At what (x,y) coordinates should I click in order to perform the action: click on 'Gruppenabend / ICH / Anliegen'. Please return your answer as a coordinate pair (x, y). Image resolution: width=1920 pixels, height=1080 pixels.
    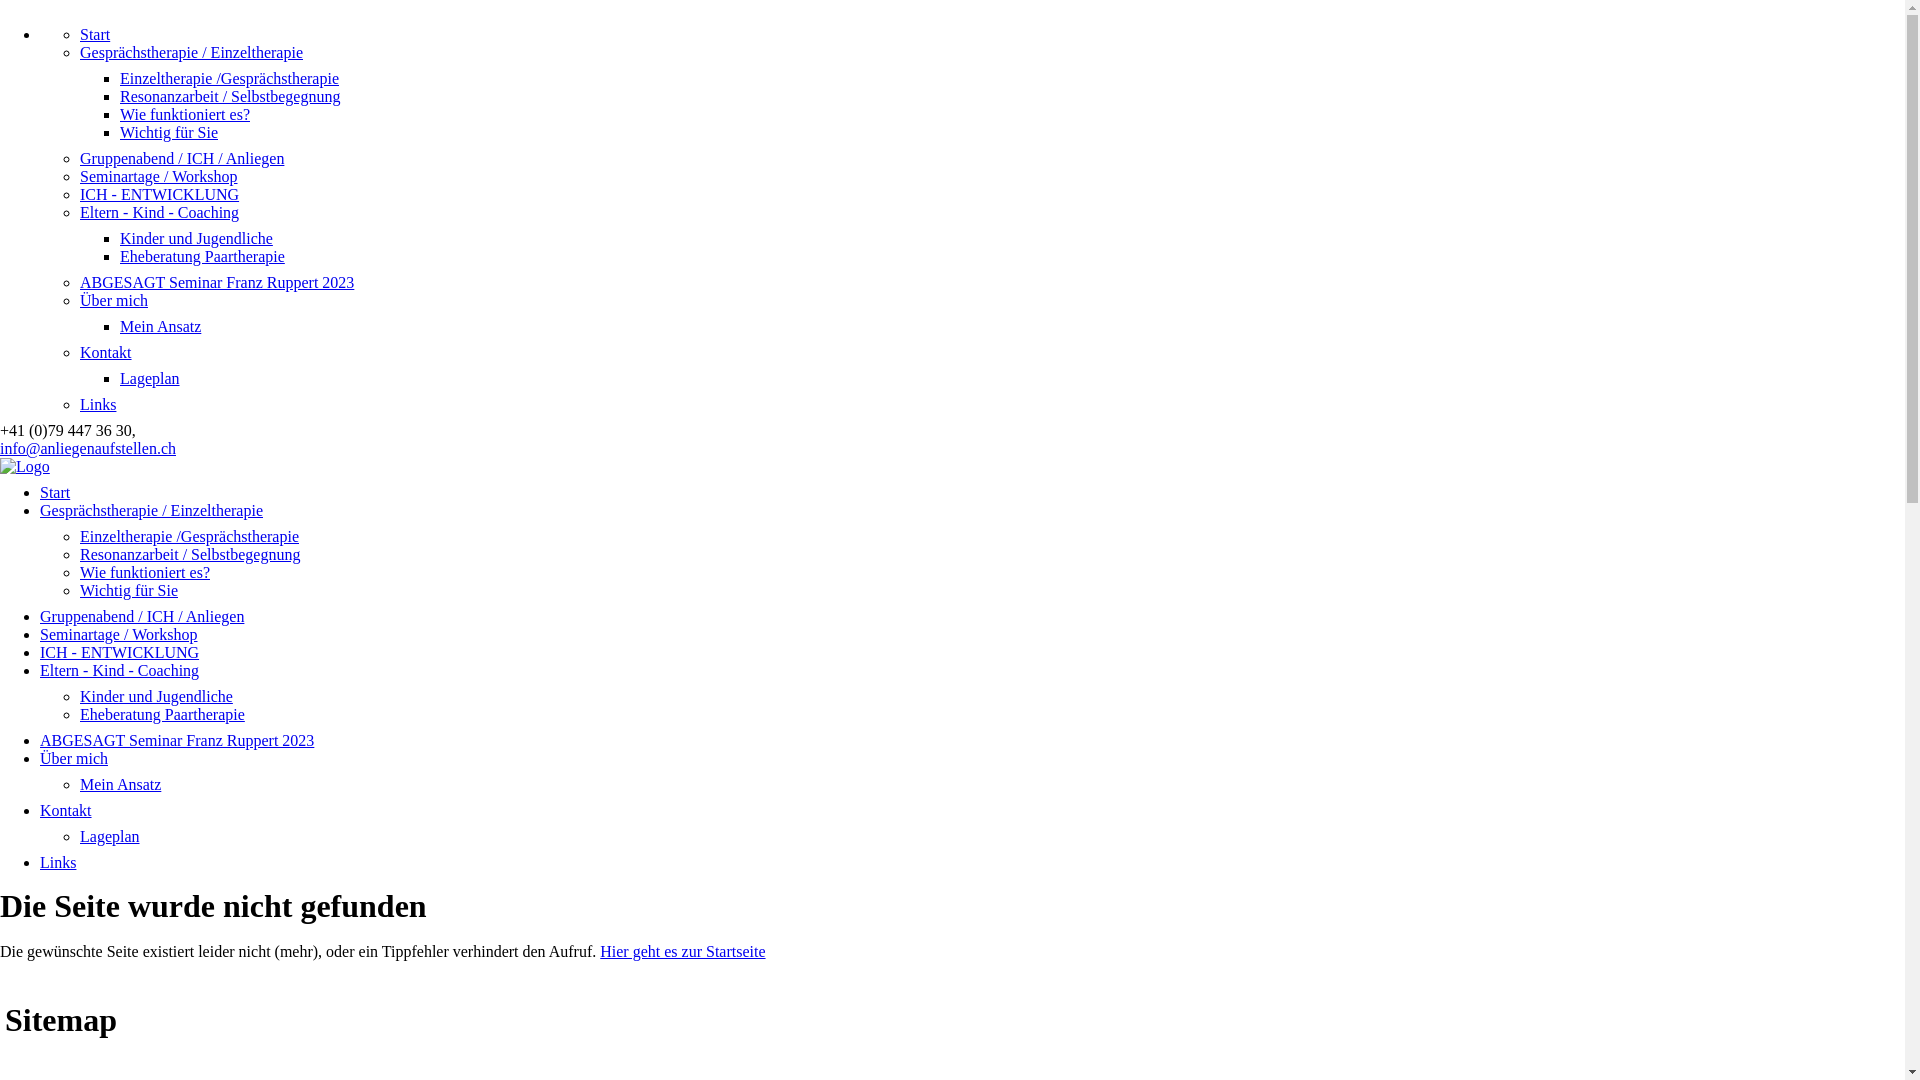
    Looking at the image, I should click on (182, 157).